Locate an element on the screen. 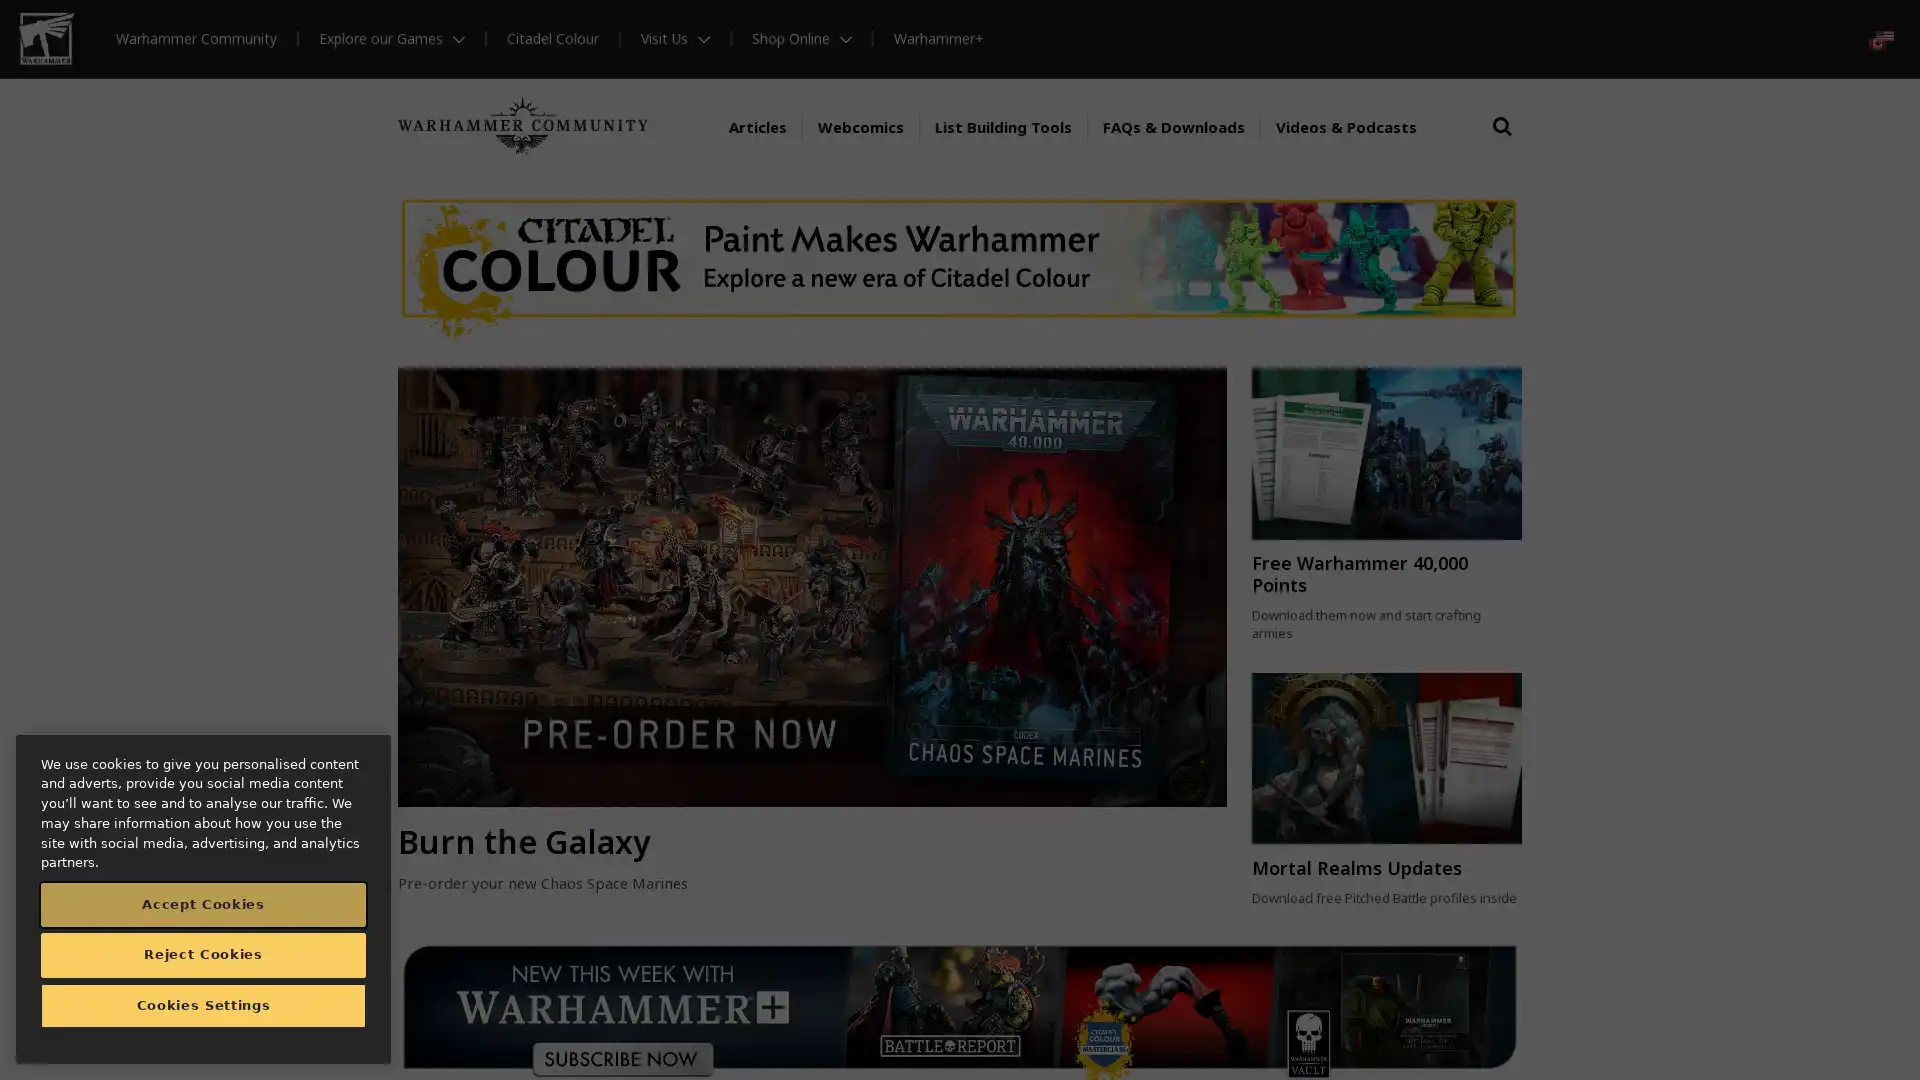 The width and height of the screenshot is (1920, 1080). Search is located at coordinates (1502, 127).